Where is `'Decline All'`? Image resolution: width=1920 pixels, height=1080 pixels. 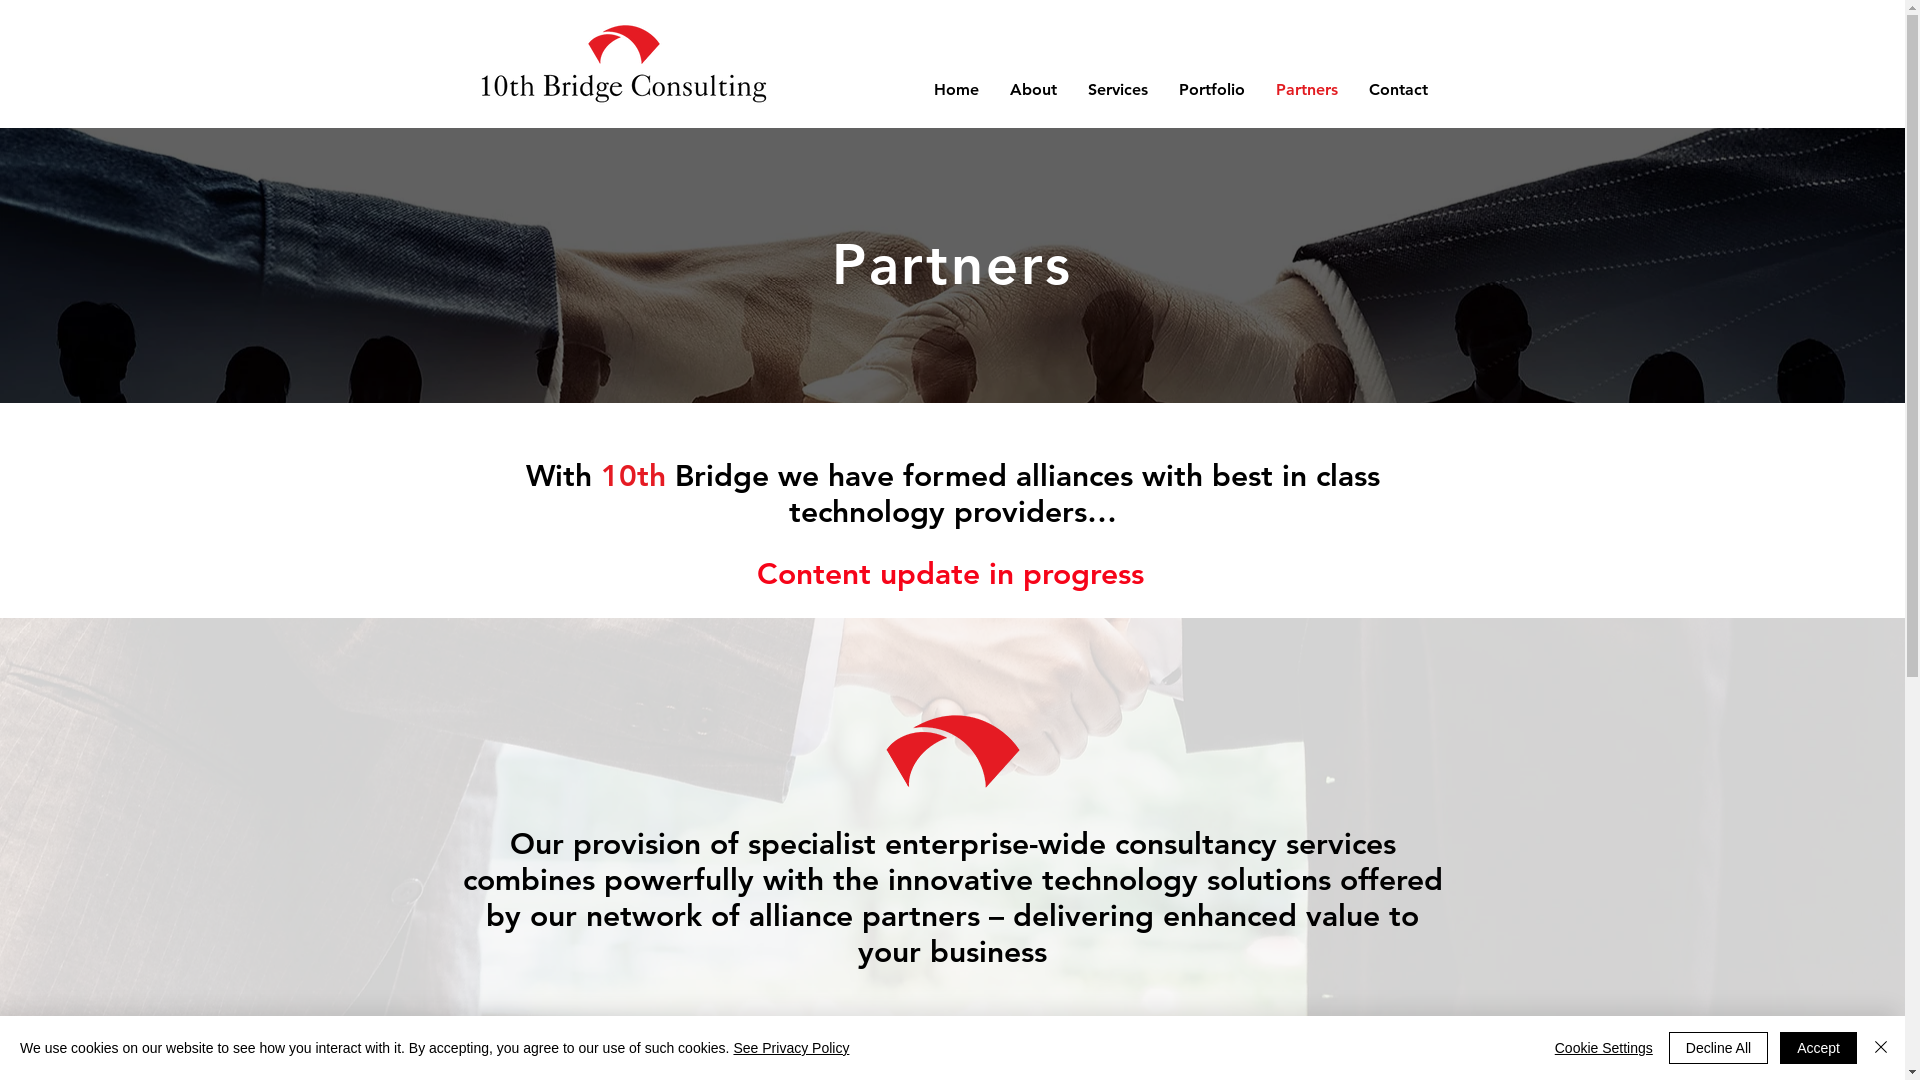 'Decline All' is located at coordinates (1717, 1047).